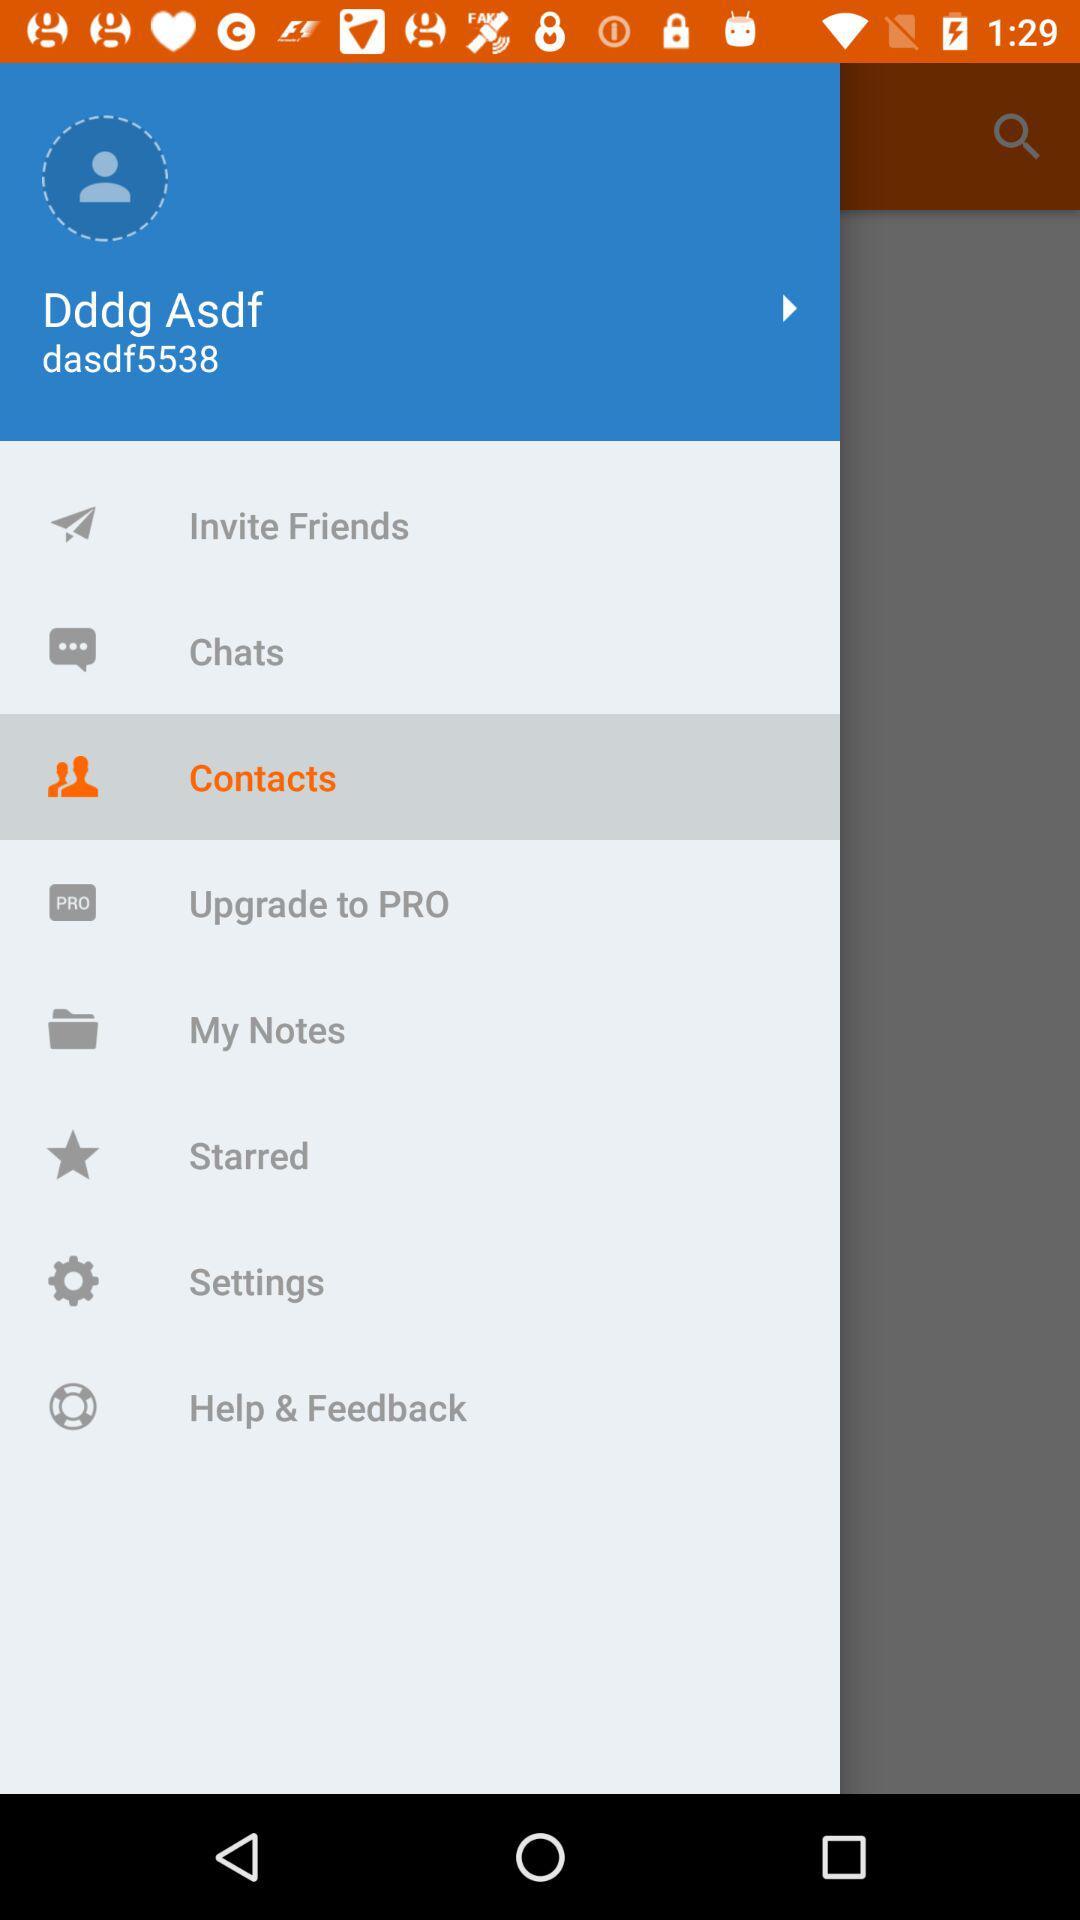  What do you see at coordinates (540, 1002) in the screenshot?
I see `account profile` at bounding box center [540, 1002].